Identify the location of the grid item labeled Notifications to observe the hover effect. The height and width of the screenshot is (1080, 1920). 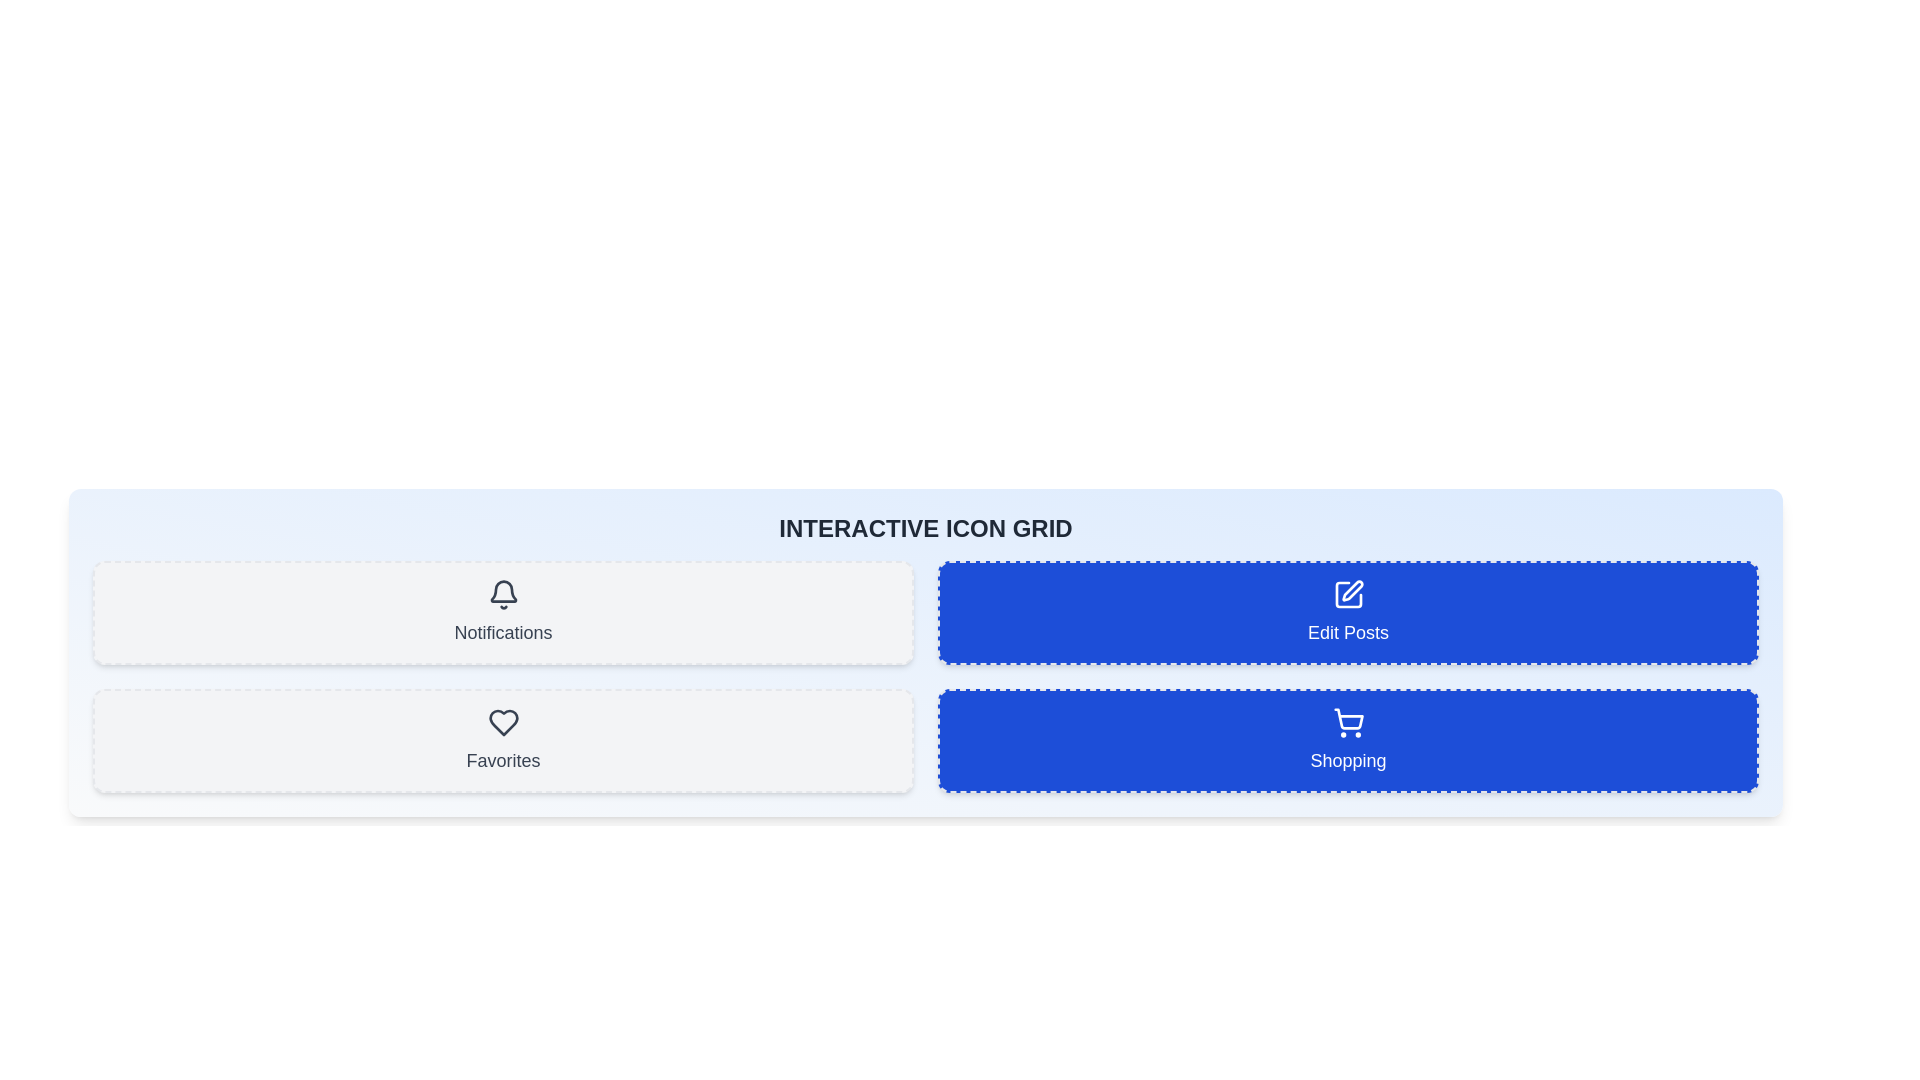
(503, 612).